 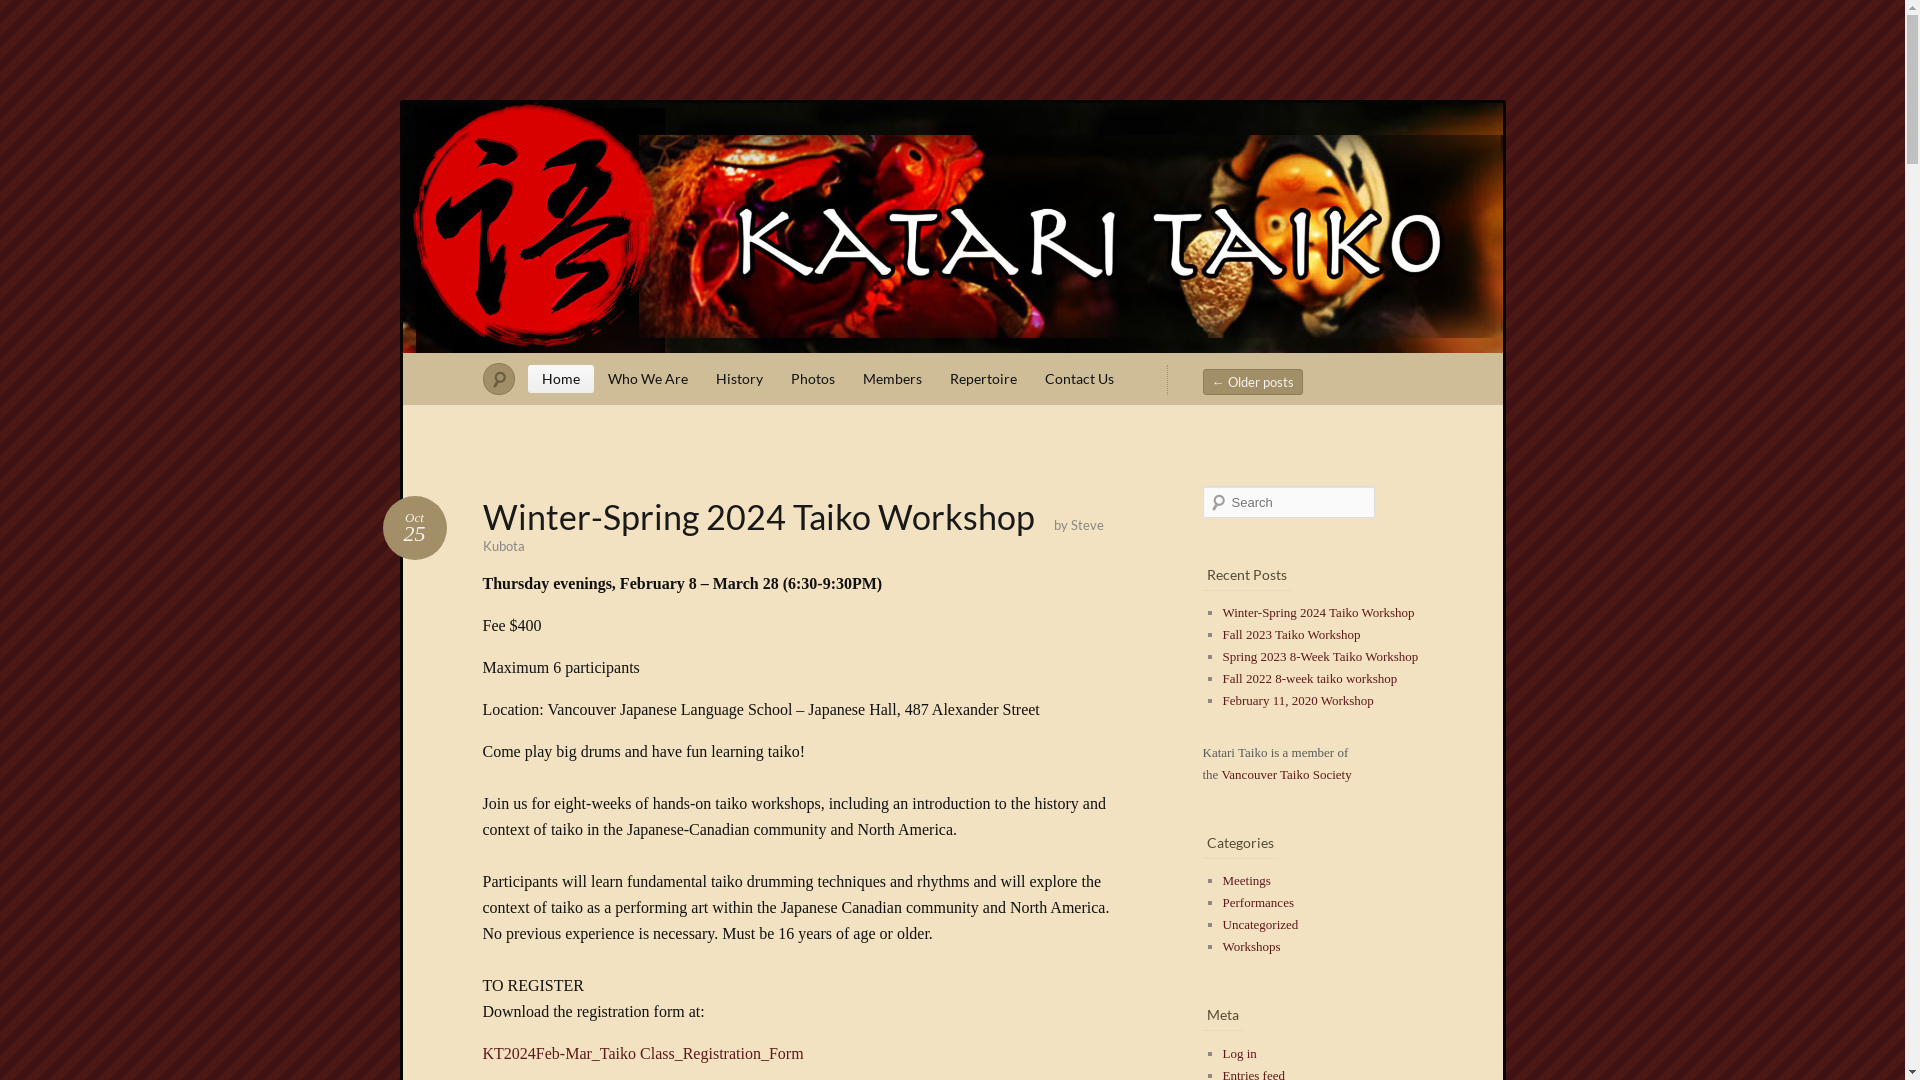 I want to click on 'Fall 2022 8-week taiko workshop', so click(x=1309, y=677).